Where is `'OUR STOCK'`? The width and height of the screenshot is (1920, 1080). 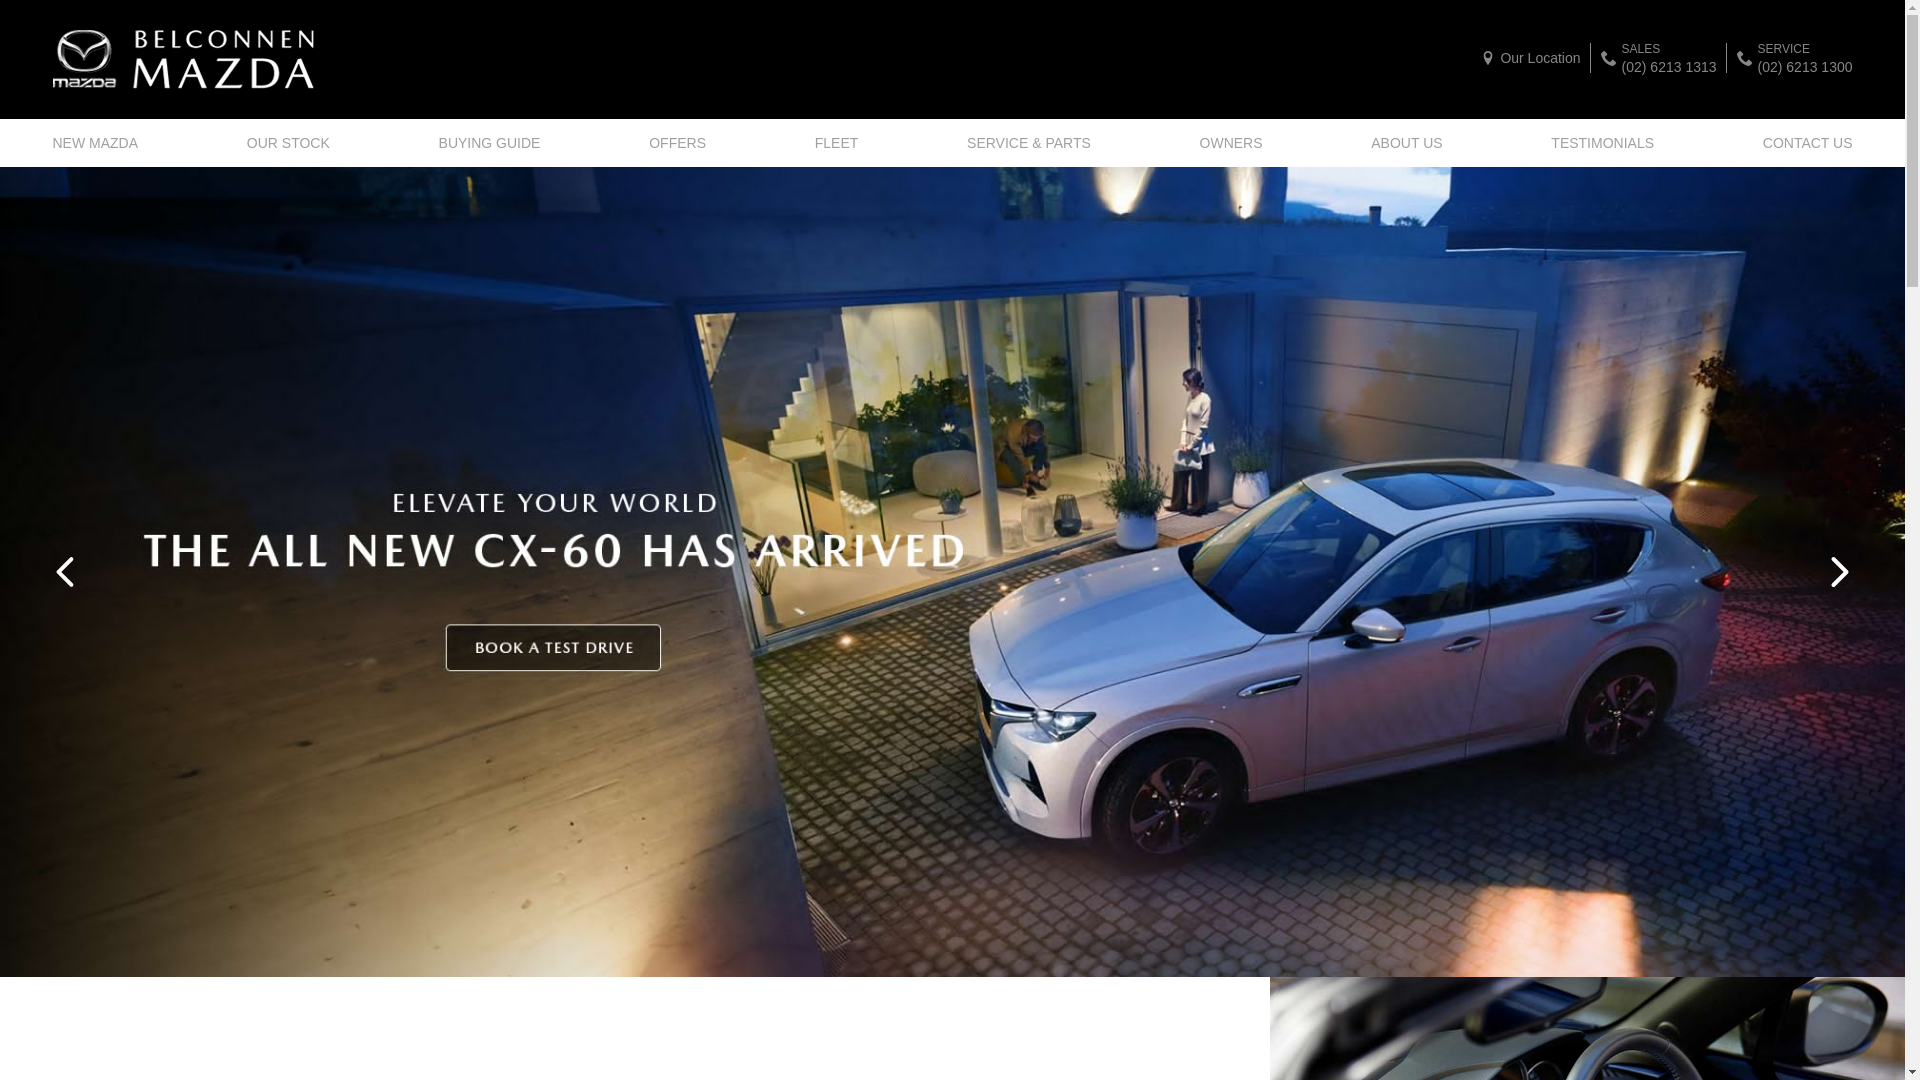 'OUR STOCK' is located at coordinates (287, 141).